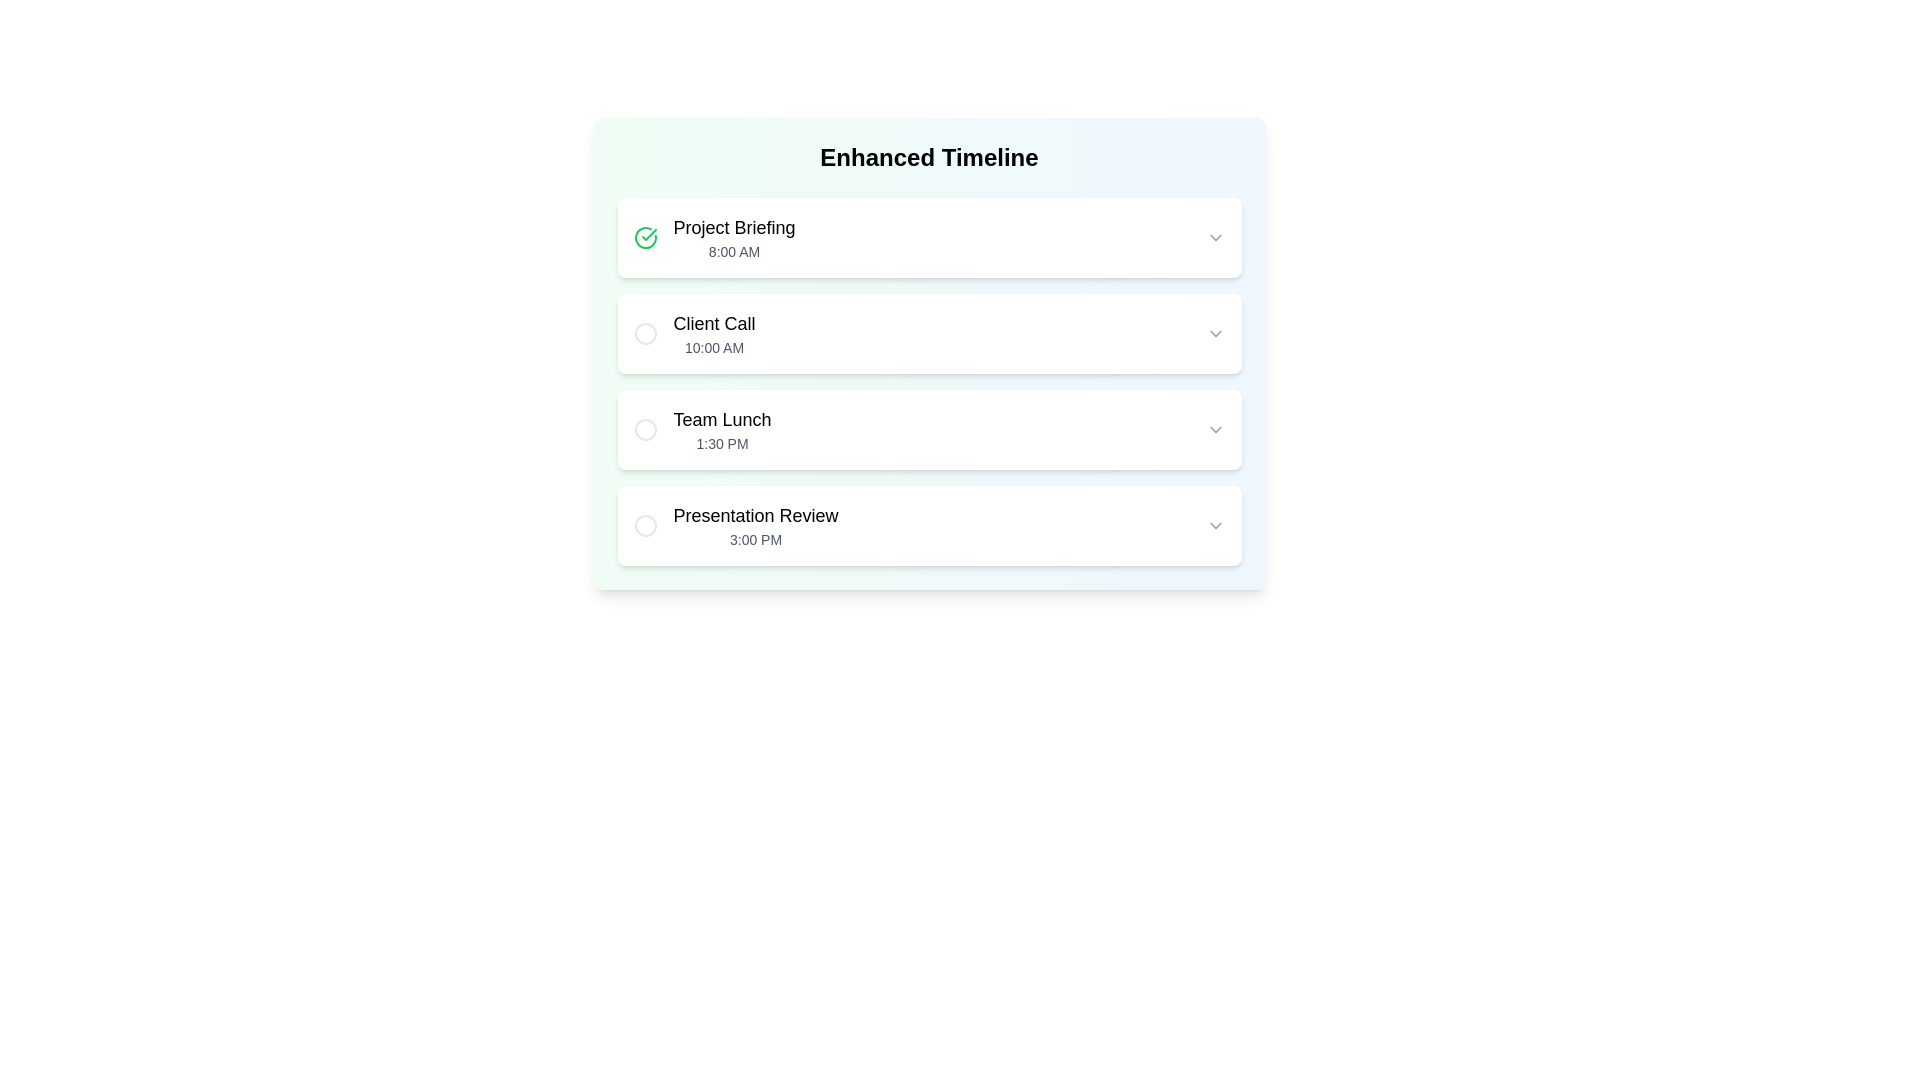 This screenshot has height=1080, width=1920. I want to click on the chevron dropdown indicator icon next to the 'Presentation Review' labeled row at 3:00 PM to indicate it is interactive, so click(1214, 524).